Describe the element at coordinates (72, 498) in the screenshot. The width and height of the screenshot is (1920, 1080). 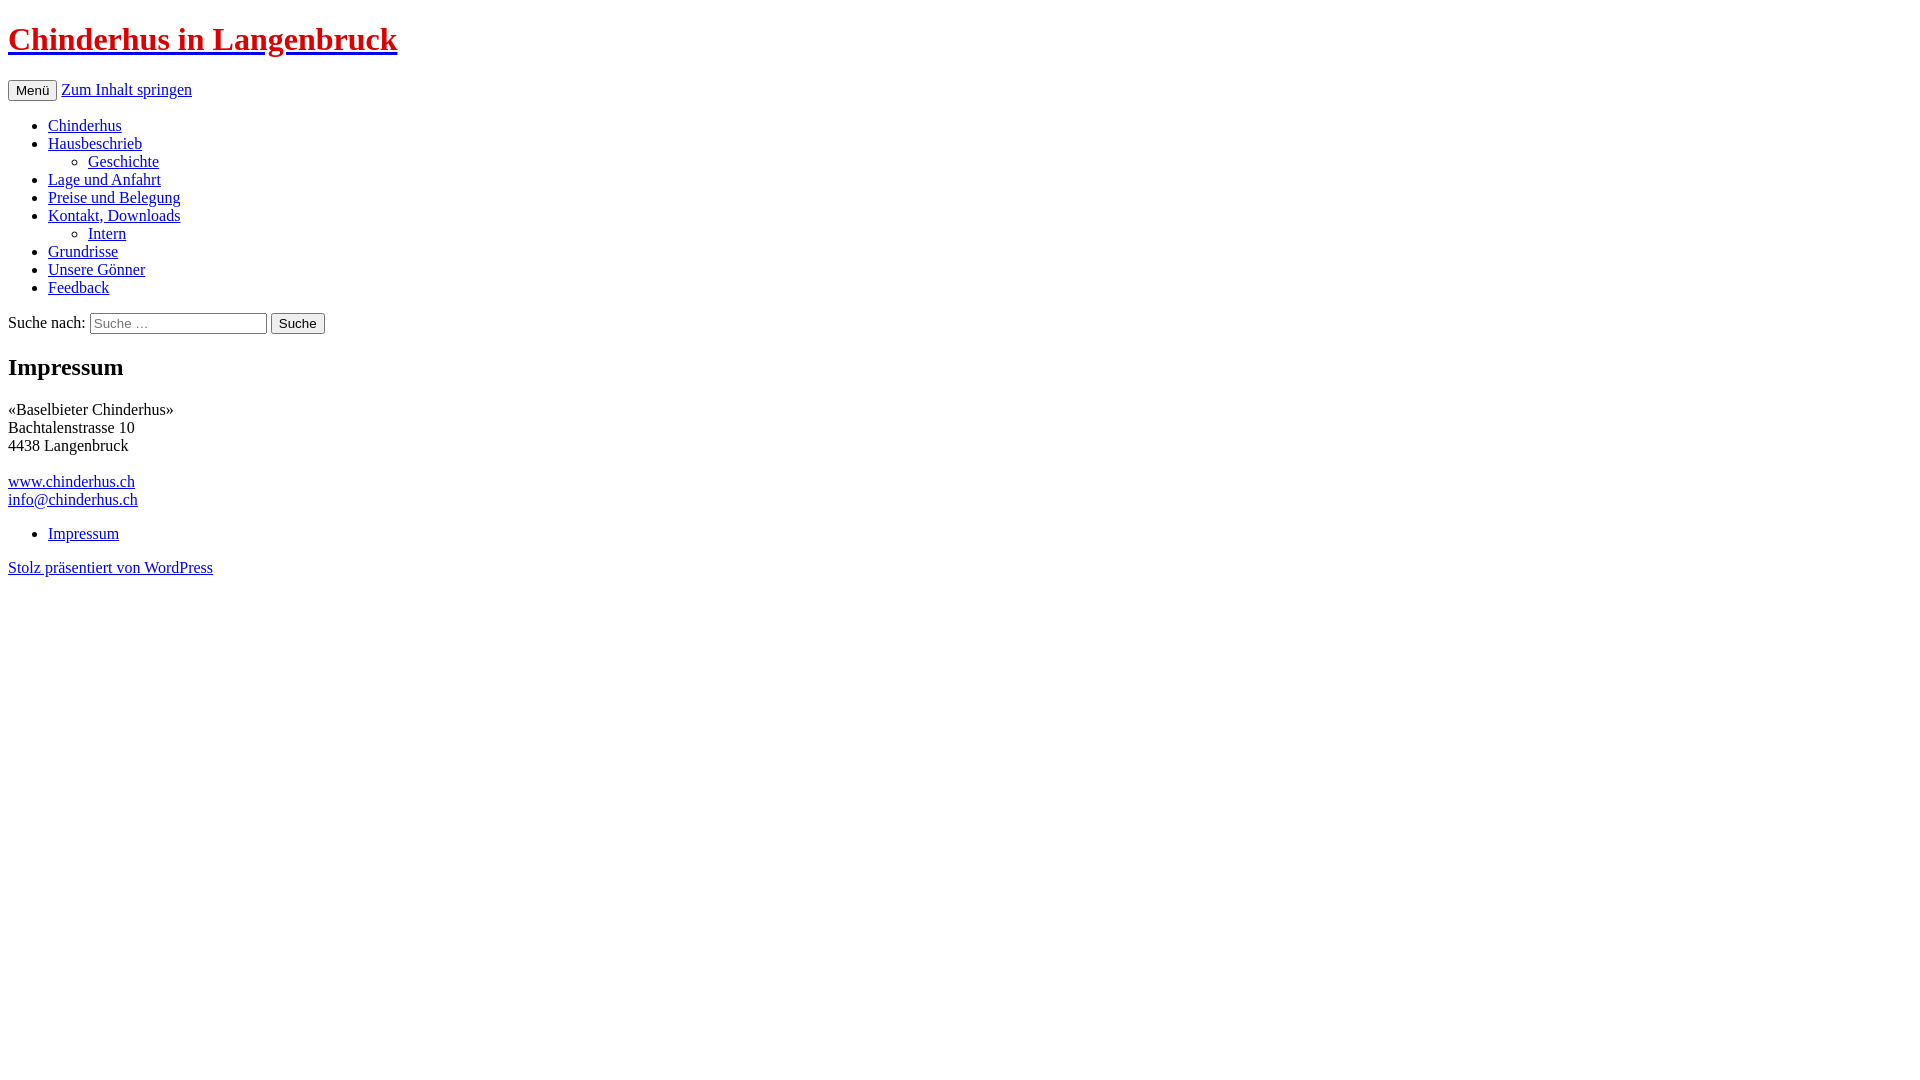
I see `'info@chinderhus.ch'` at that location.